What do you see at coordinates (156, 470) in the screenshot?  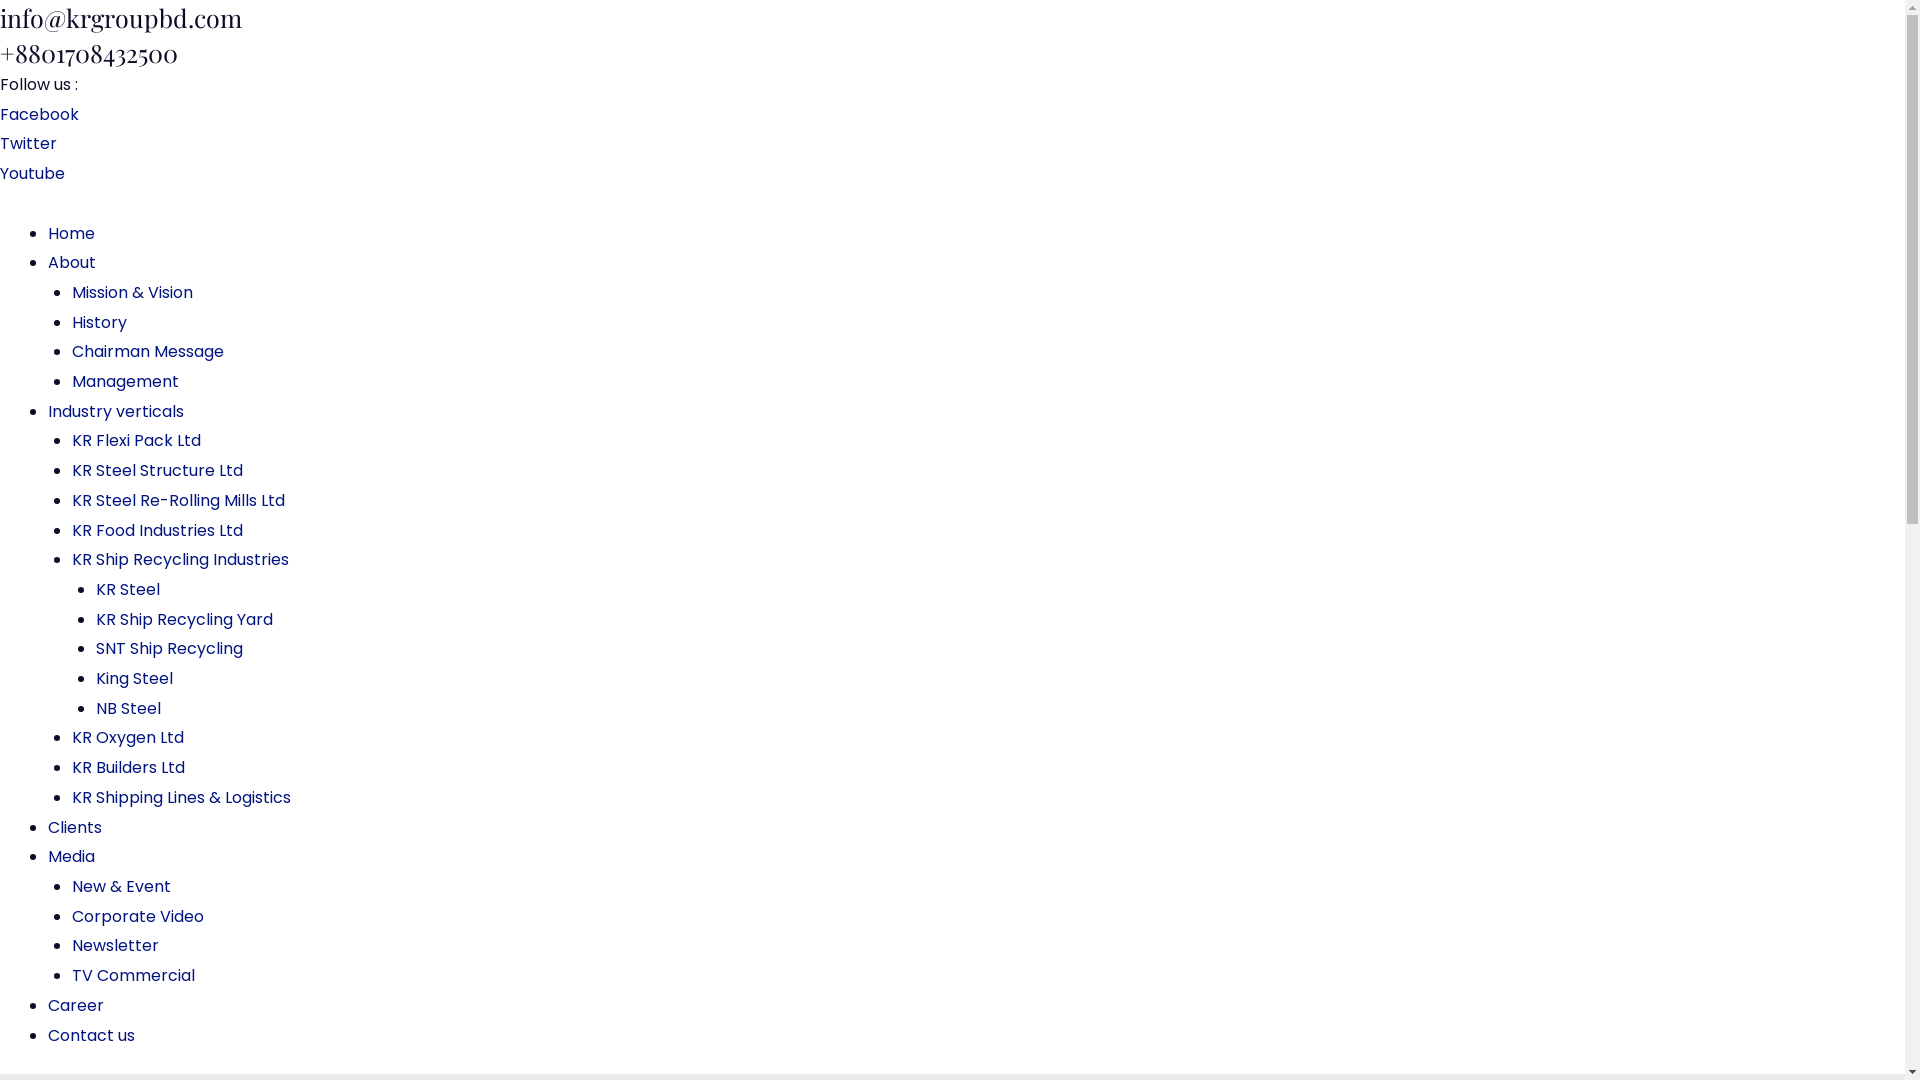 I see `'KR Steel Structure Ltd'` at bounding box center [156, 470].